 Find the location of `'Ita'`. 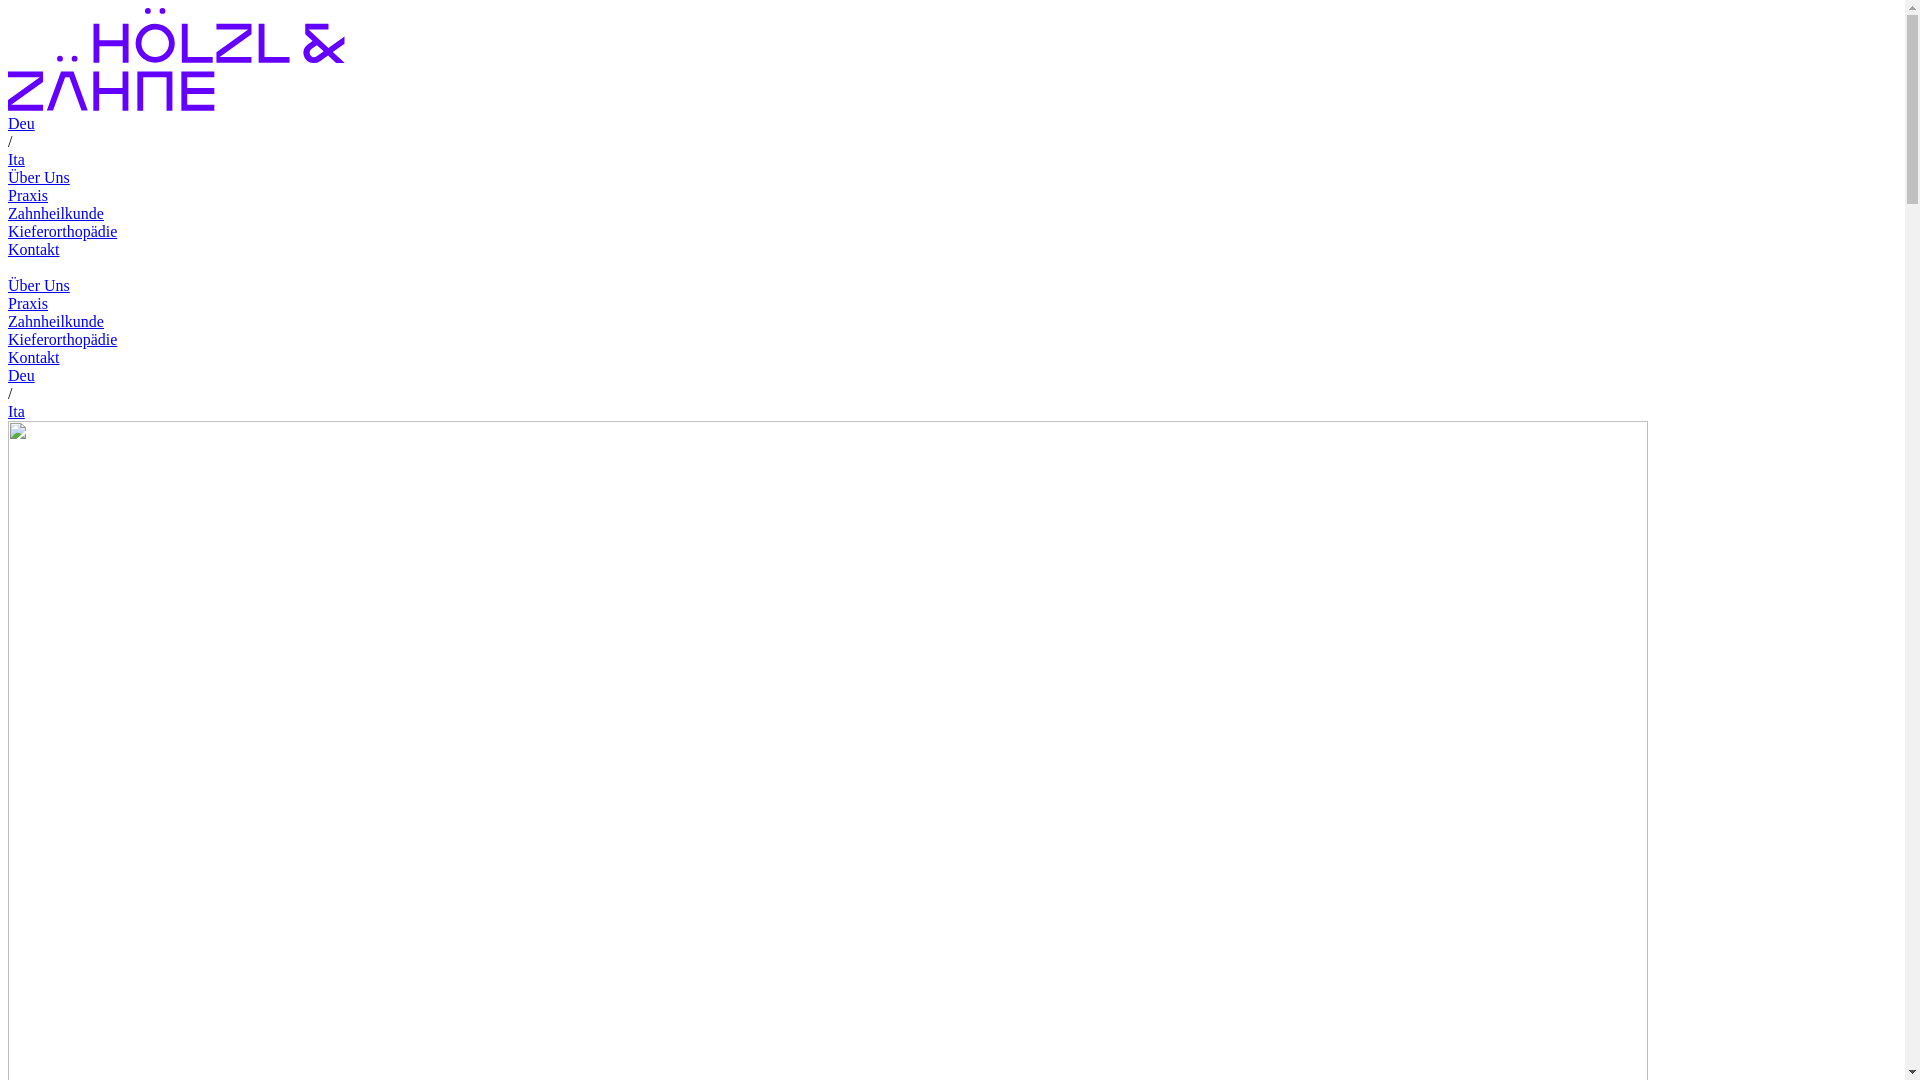

'Ita' is located at coordinates (16, 410).